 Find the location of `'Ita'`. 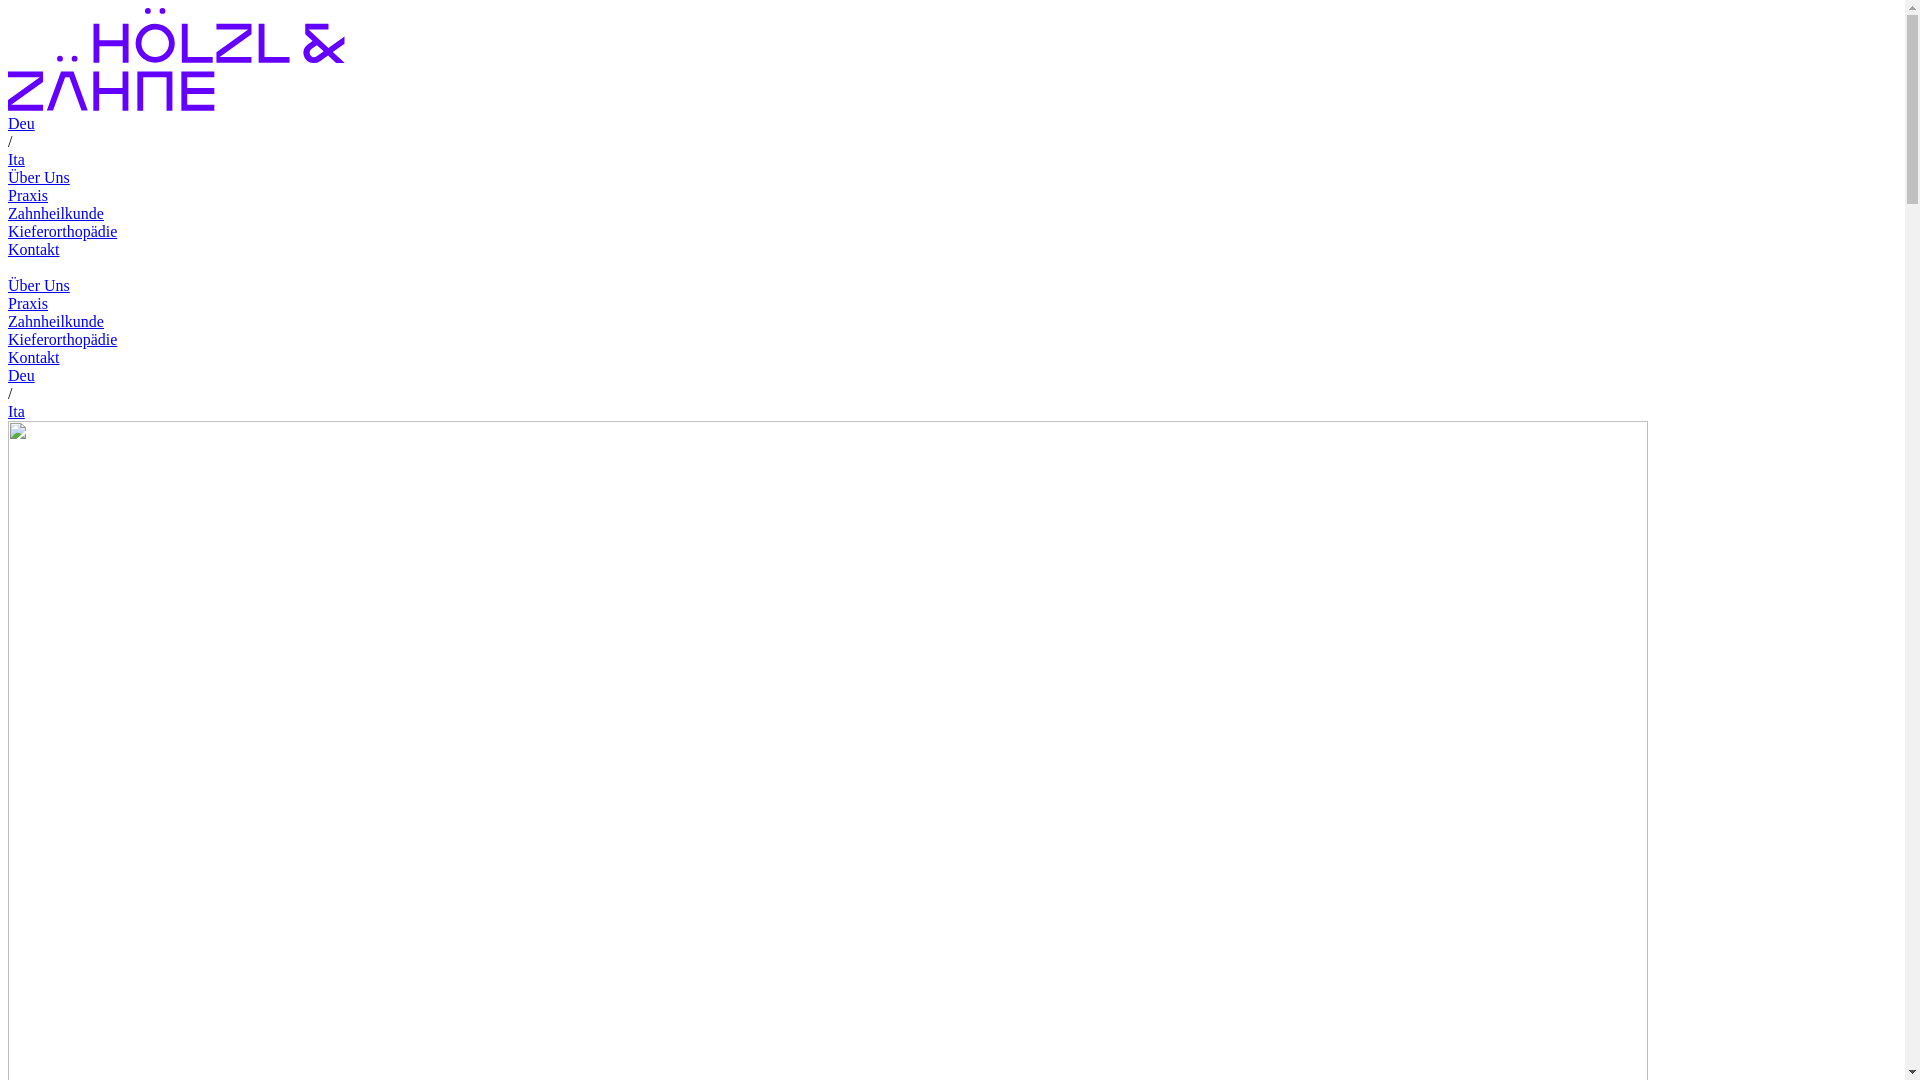

'Ita' is located at coordinates (16, 410).